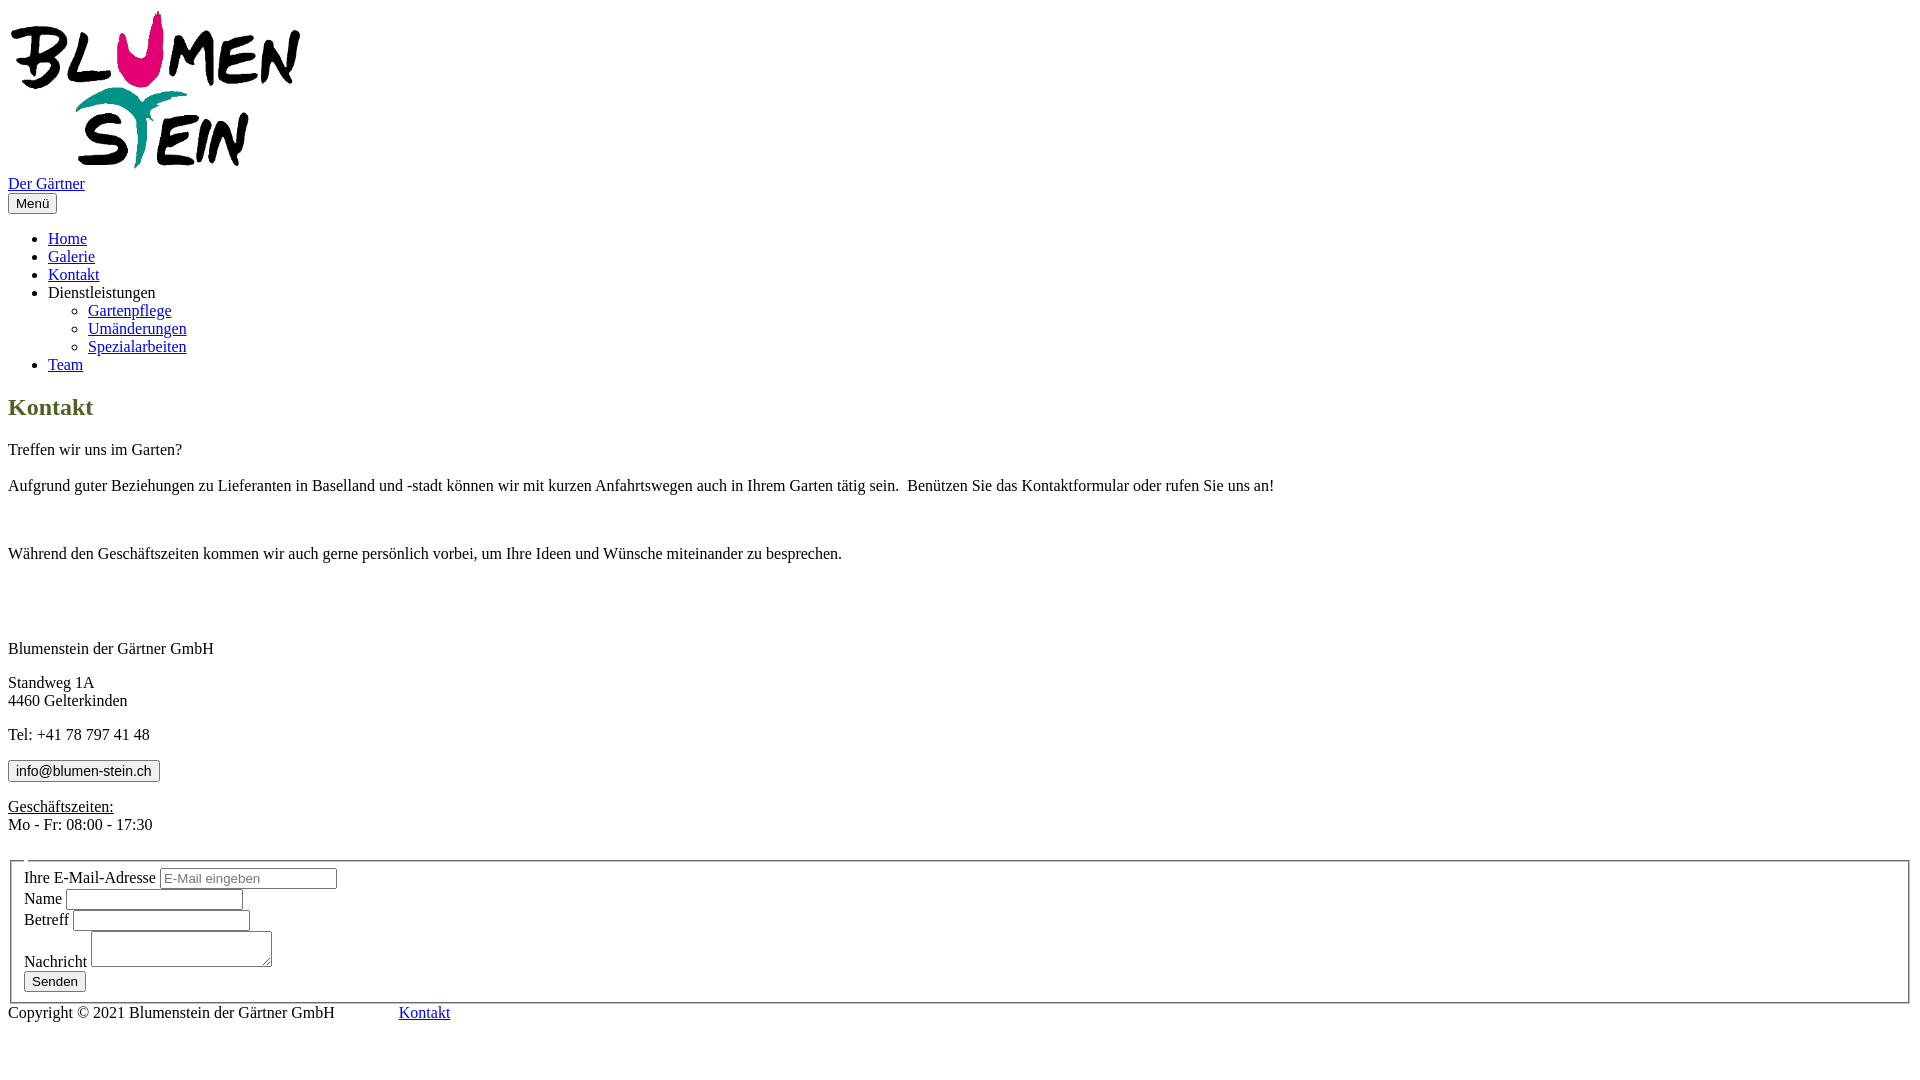 This screenshot has height=1080, width=1920. What do you see at coordinates (65, 364) in the screenshot?
I see `'Team'` at bounding box center [65, 364].